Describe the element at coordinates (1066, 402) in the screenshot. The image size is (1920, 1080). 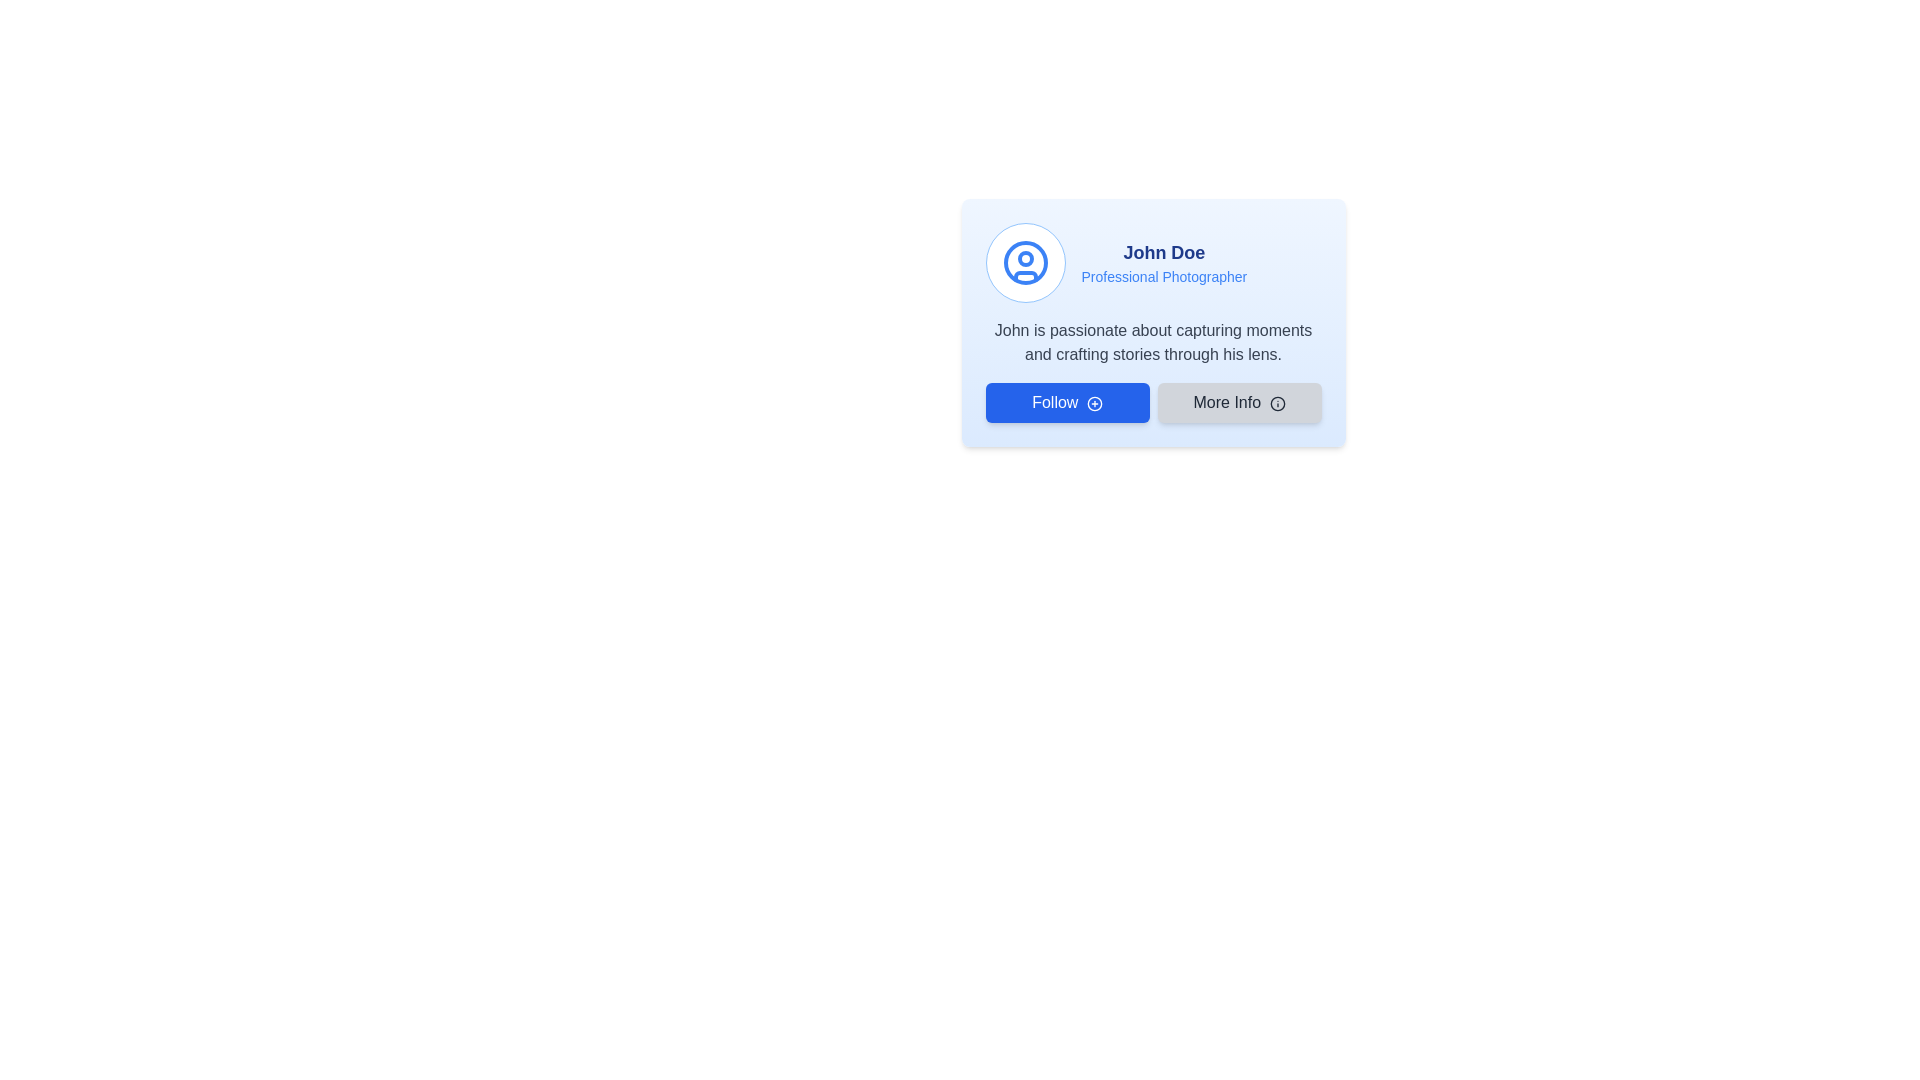
I see `the follow button located in the card interface, positioned to the left of the 'More Info' button` at that location.